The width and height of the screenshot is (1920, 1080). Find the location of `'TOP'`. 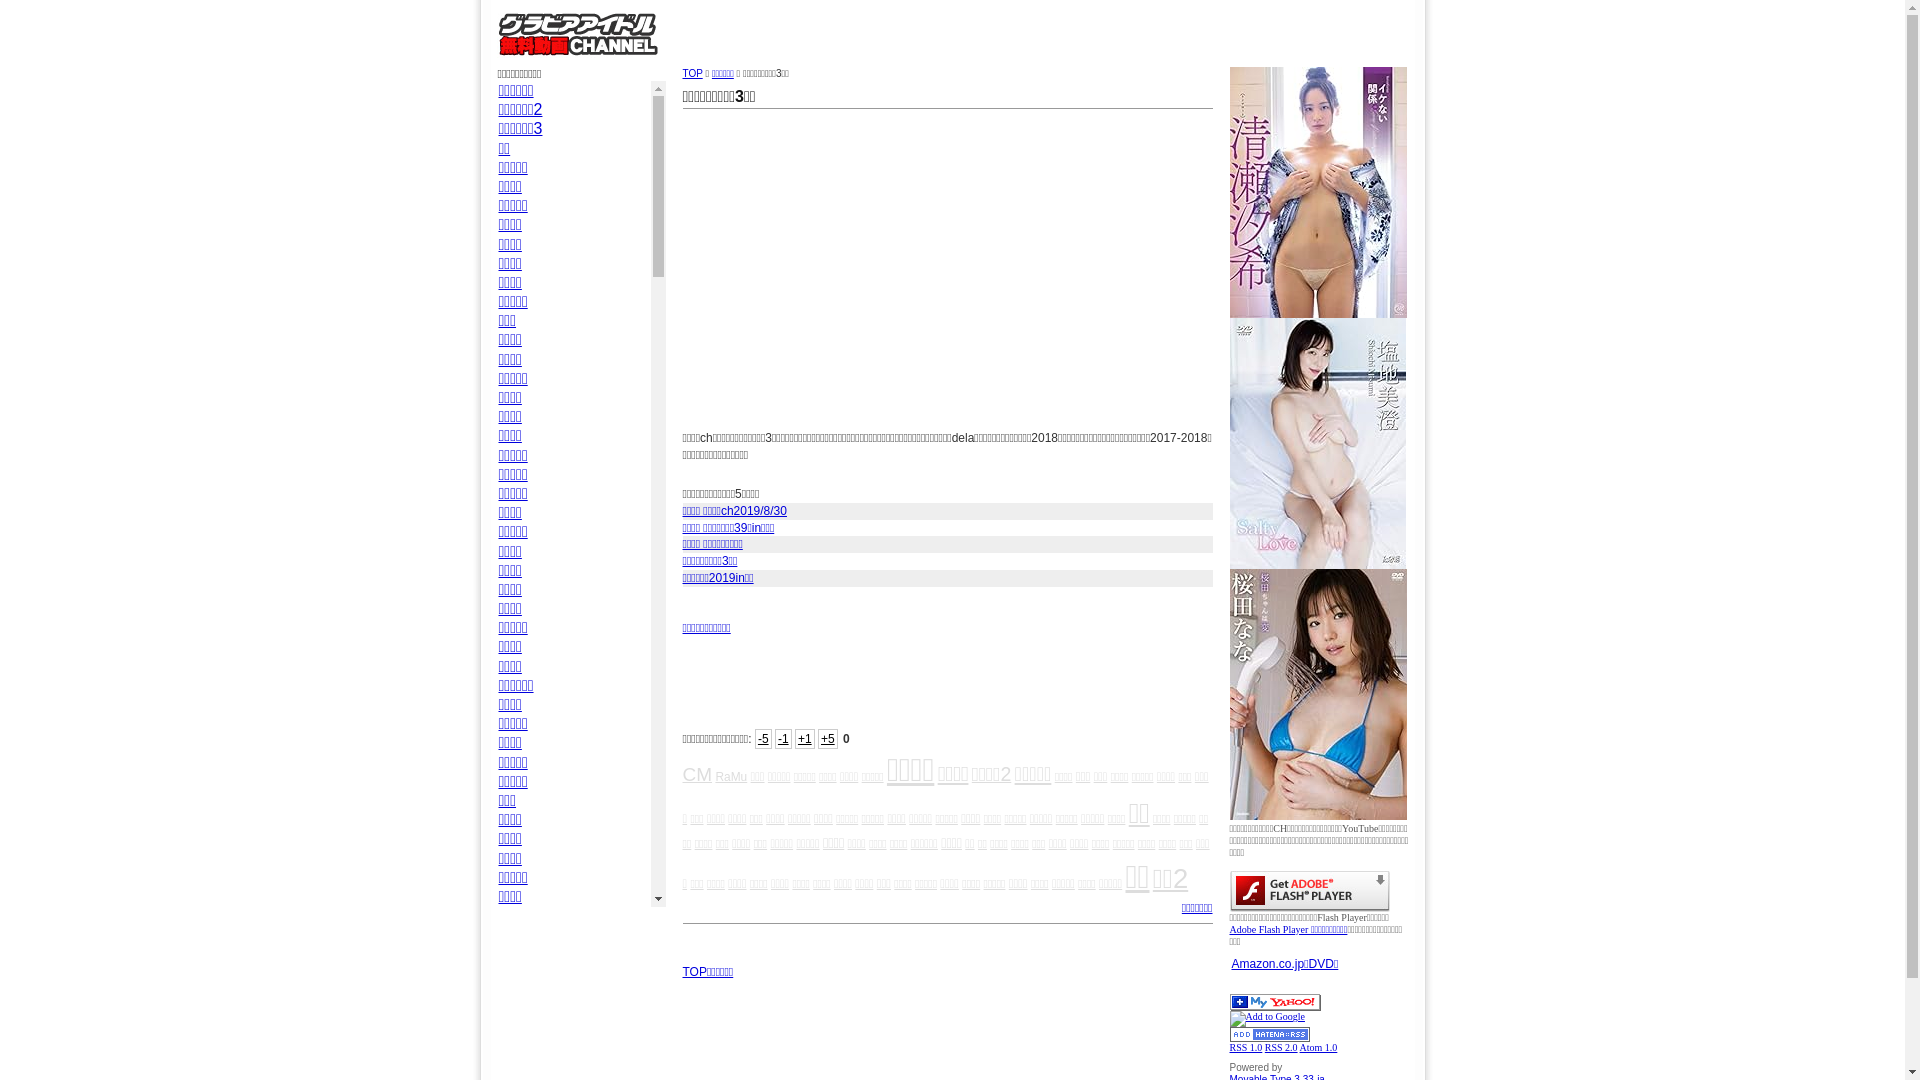

'TOP' is located at coordinates (681, 72).